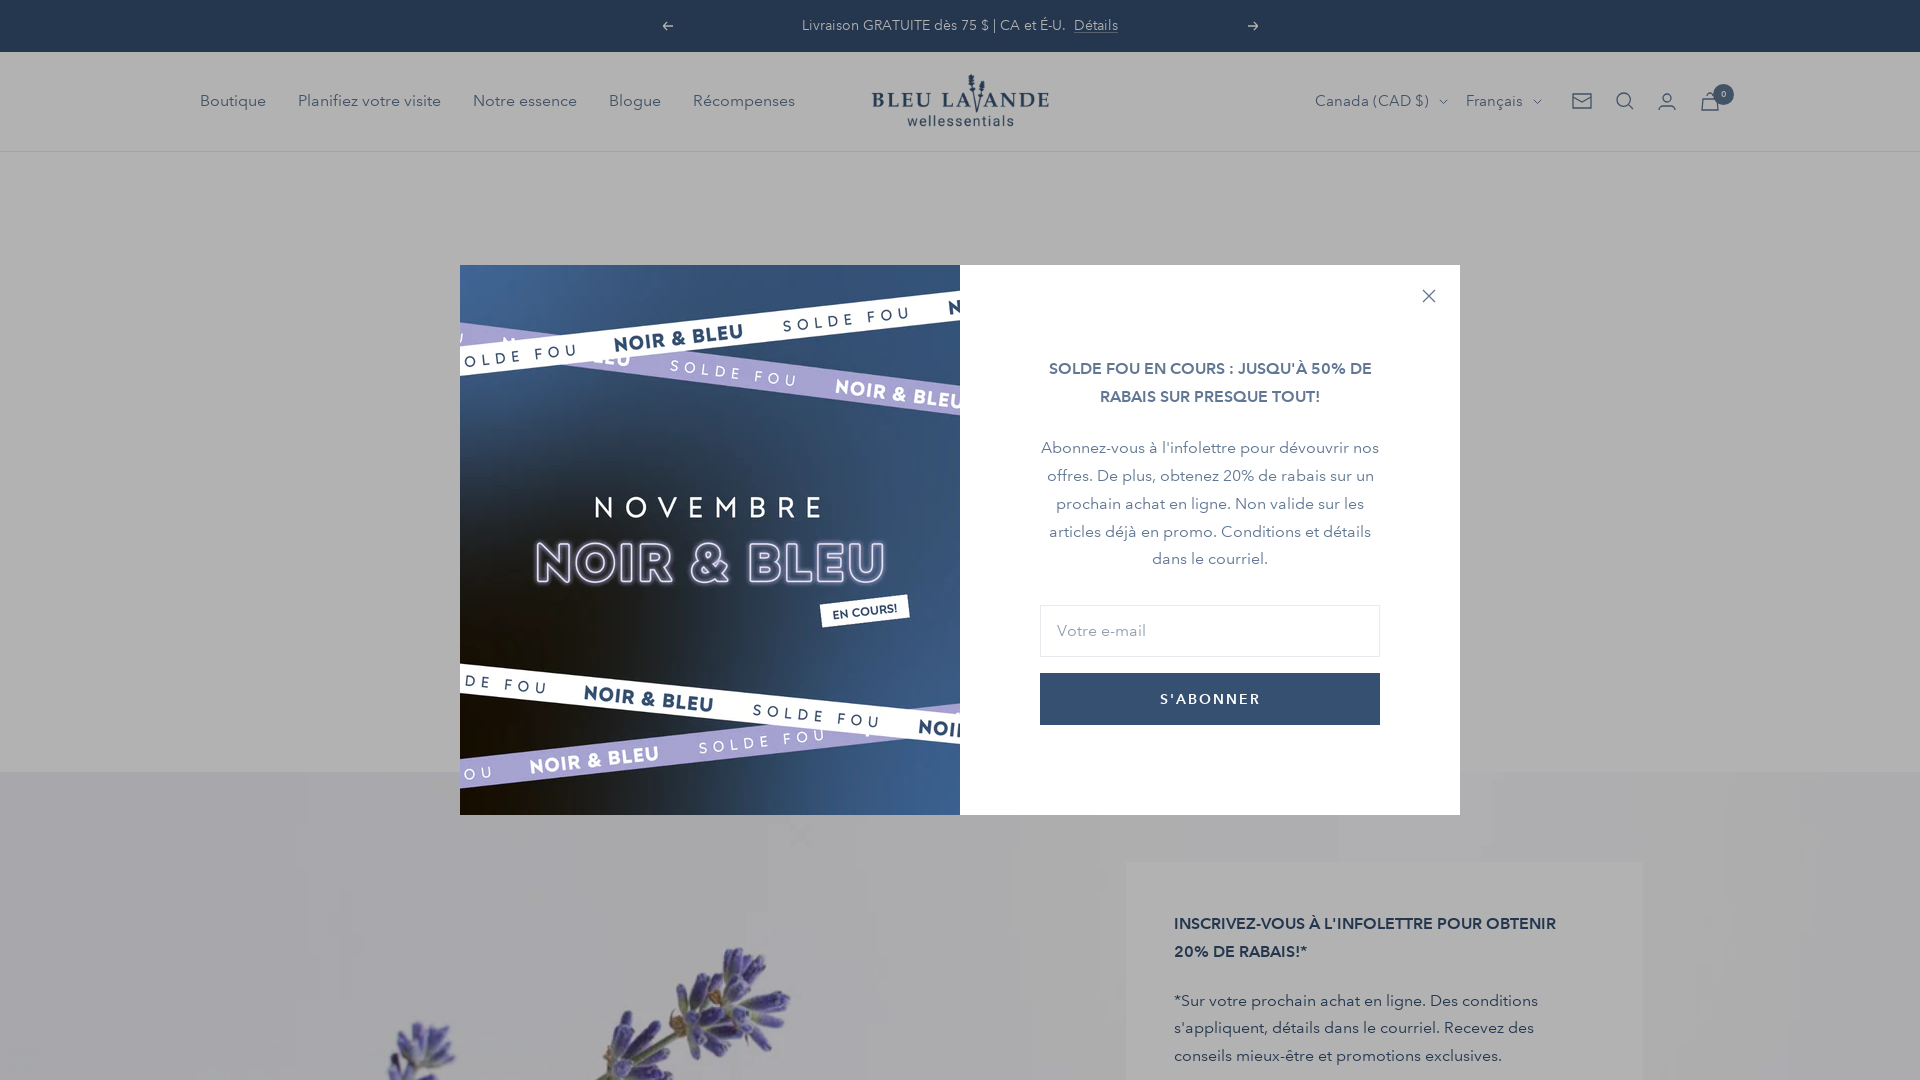  What do you see at coordinates (1380, 101) in the screenshot?
I see `'Canada (CAD $)'` at bounding box center [1380, 101].